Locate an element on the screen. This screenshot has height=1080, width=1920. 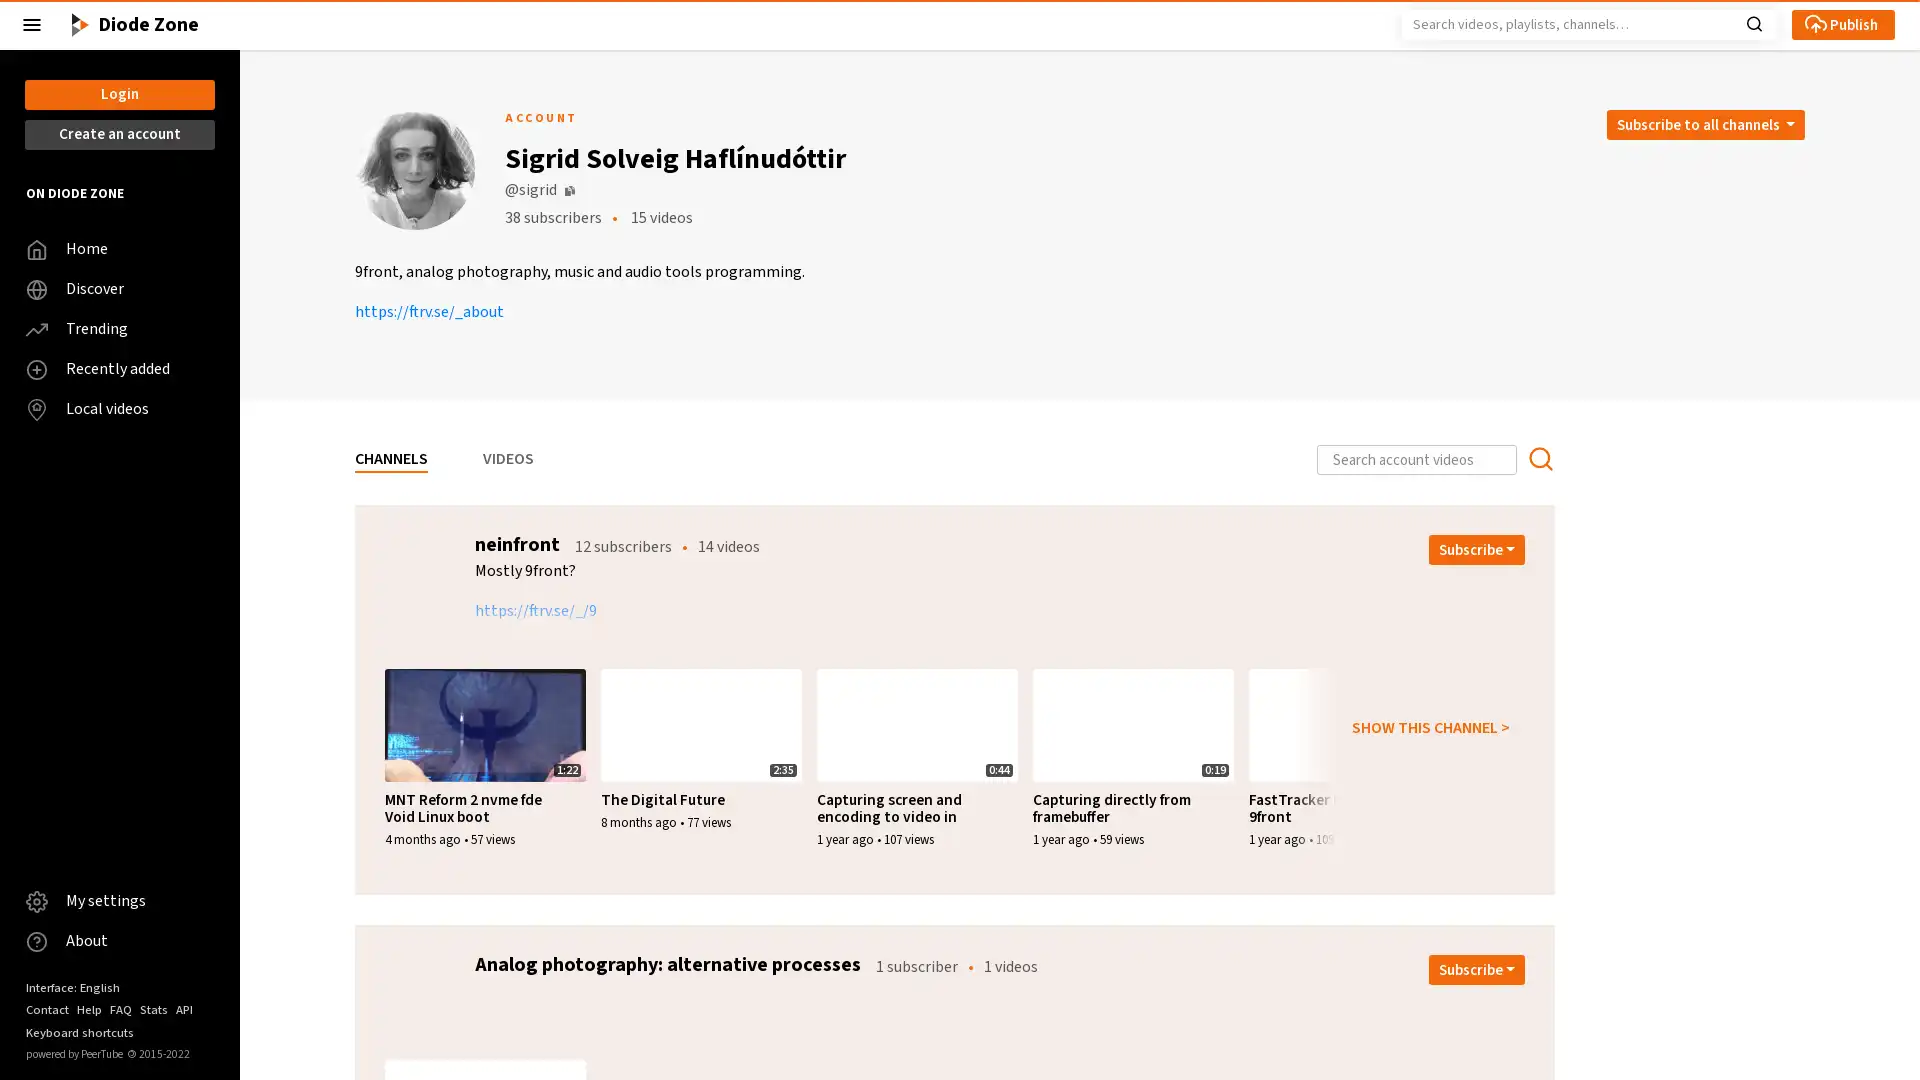
Open subscription dropdown is located at coordinates (1477, 550).